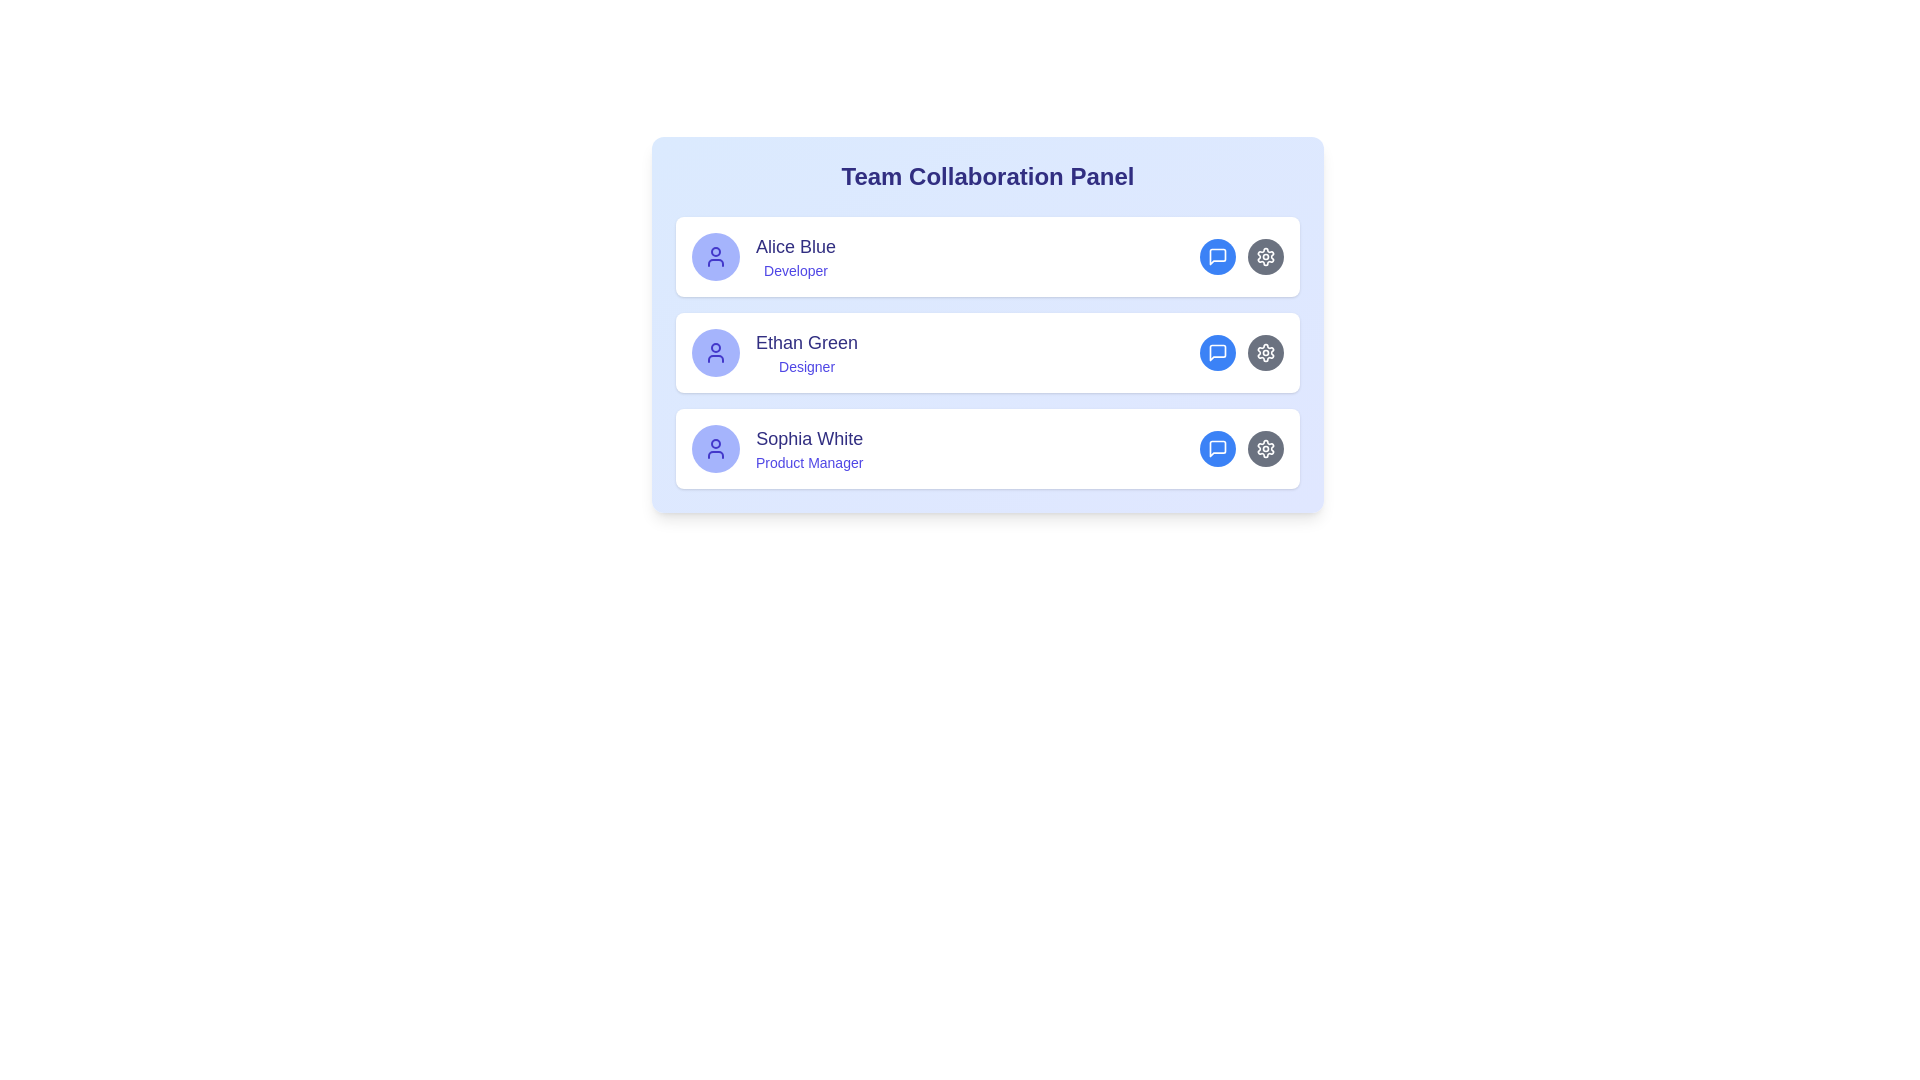  What do you see at coordinates (806, 366) in the screenshot?
I see `the text label 'Designer' that is indigo colored and located directly below the name 'Ethan Green' in the team member list` at bounding box center [806, 366].